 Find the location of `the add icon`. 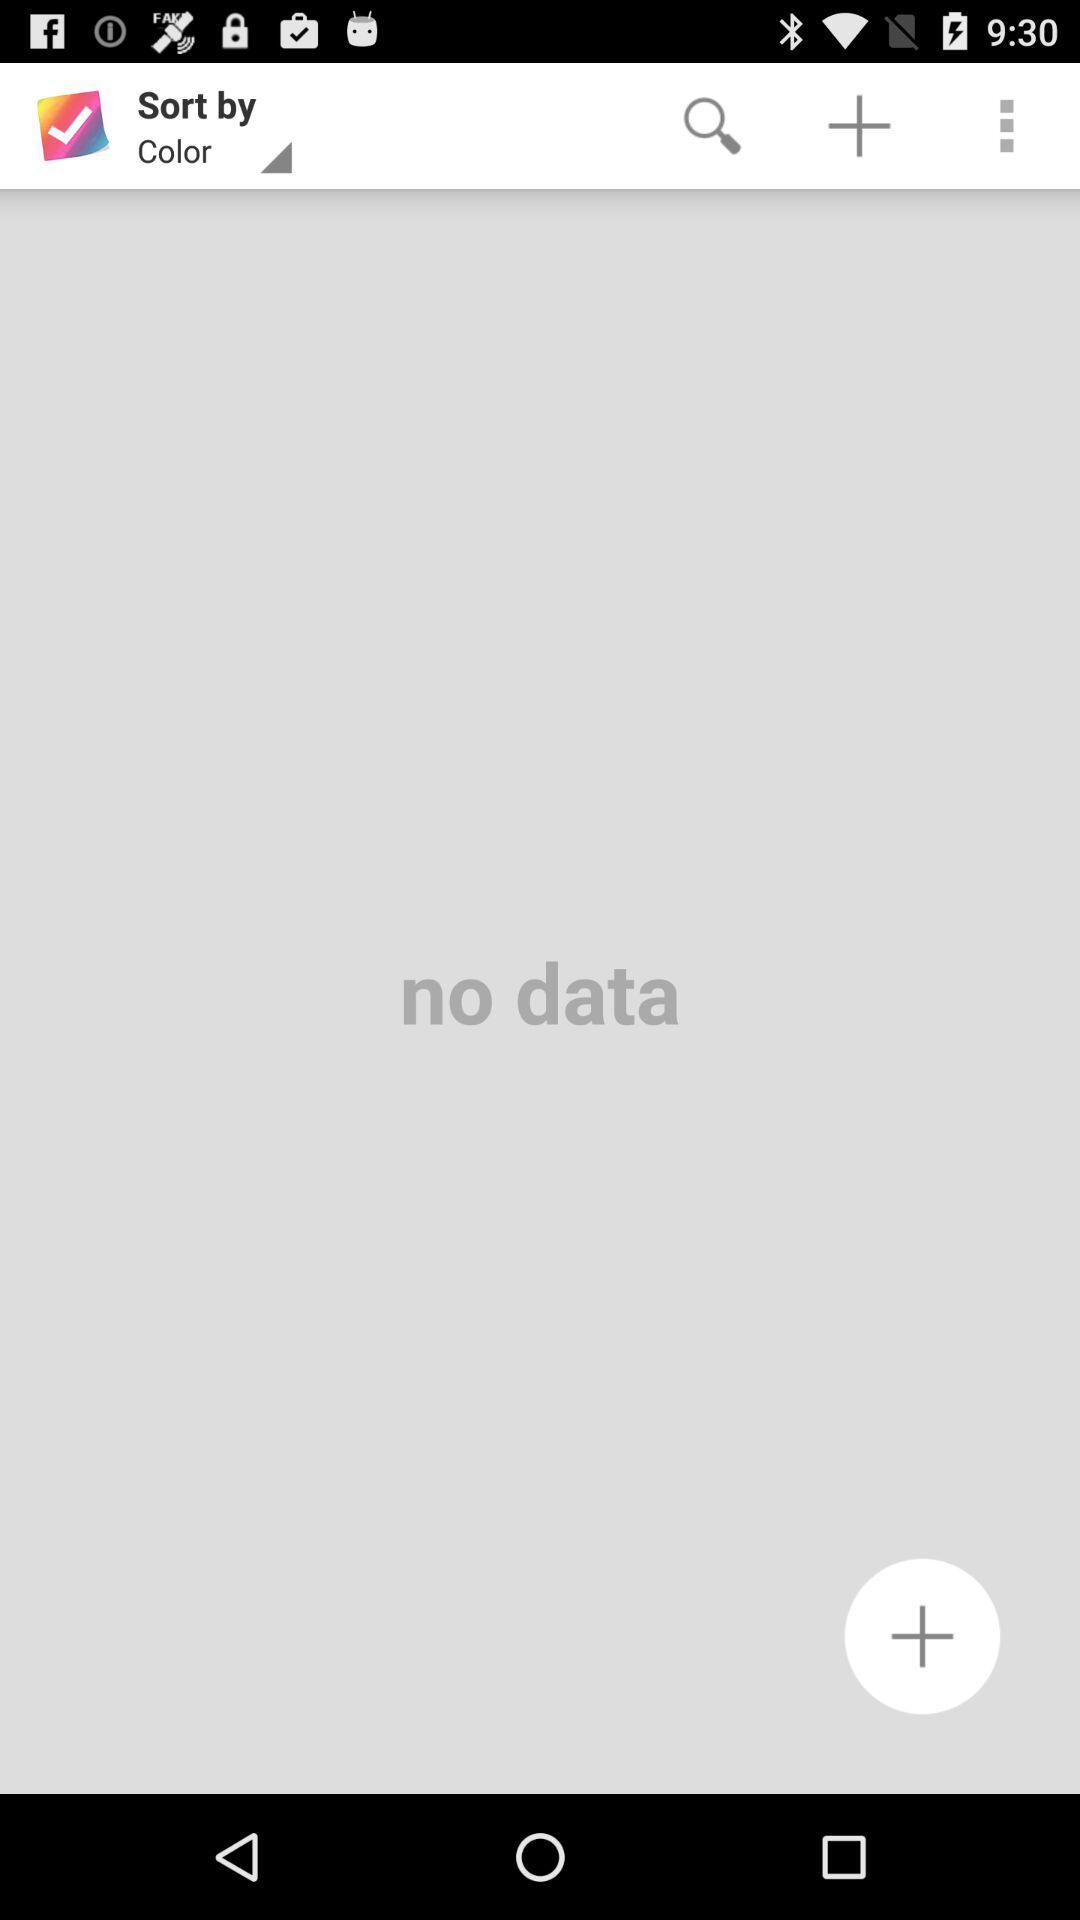

the add icon is located at coordinates (922, 1750).